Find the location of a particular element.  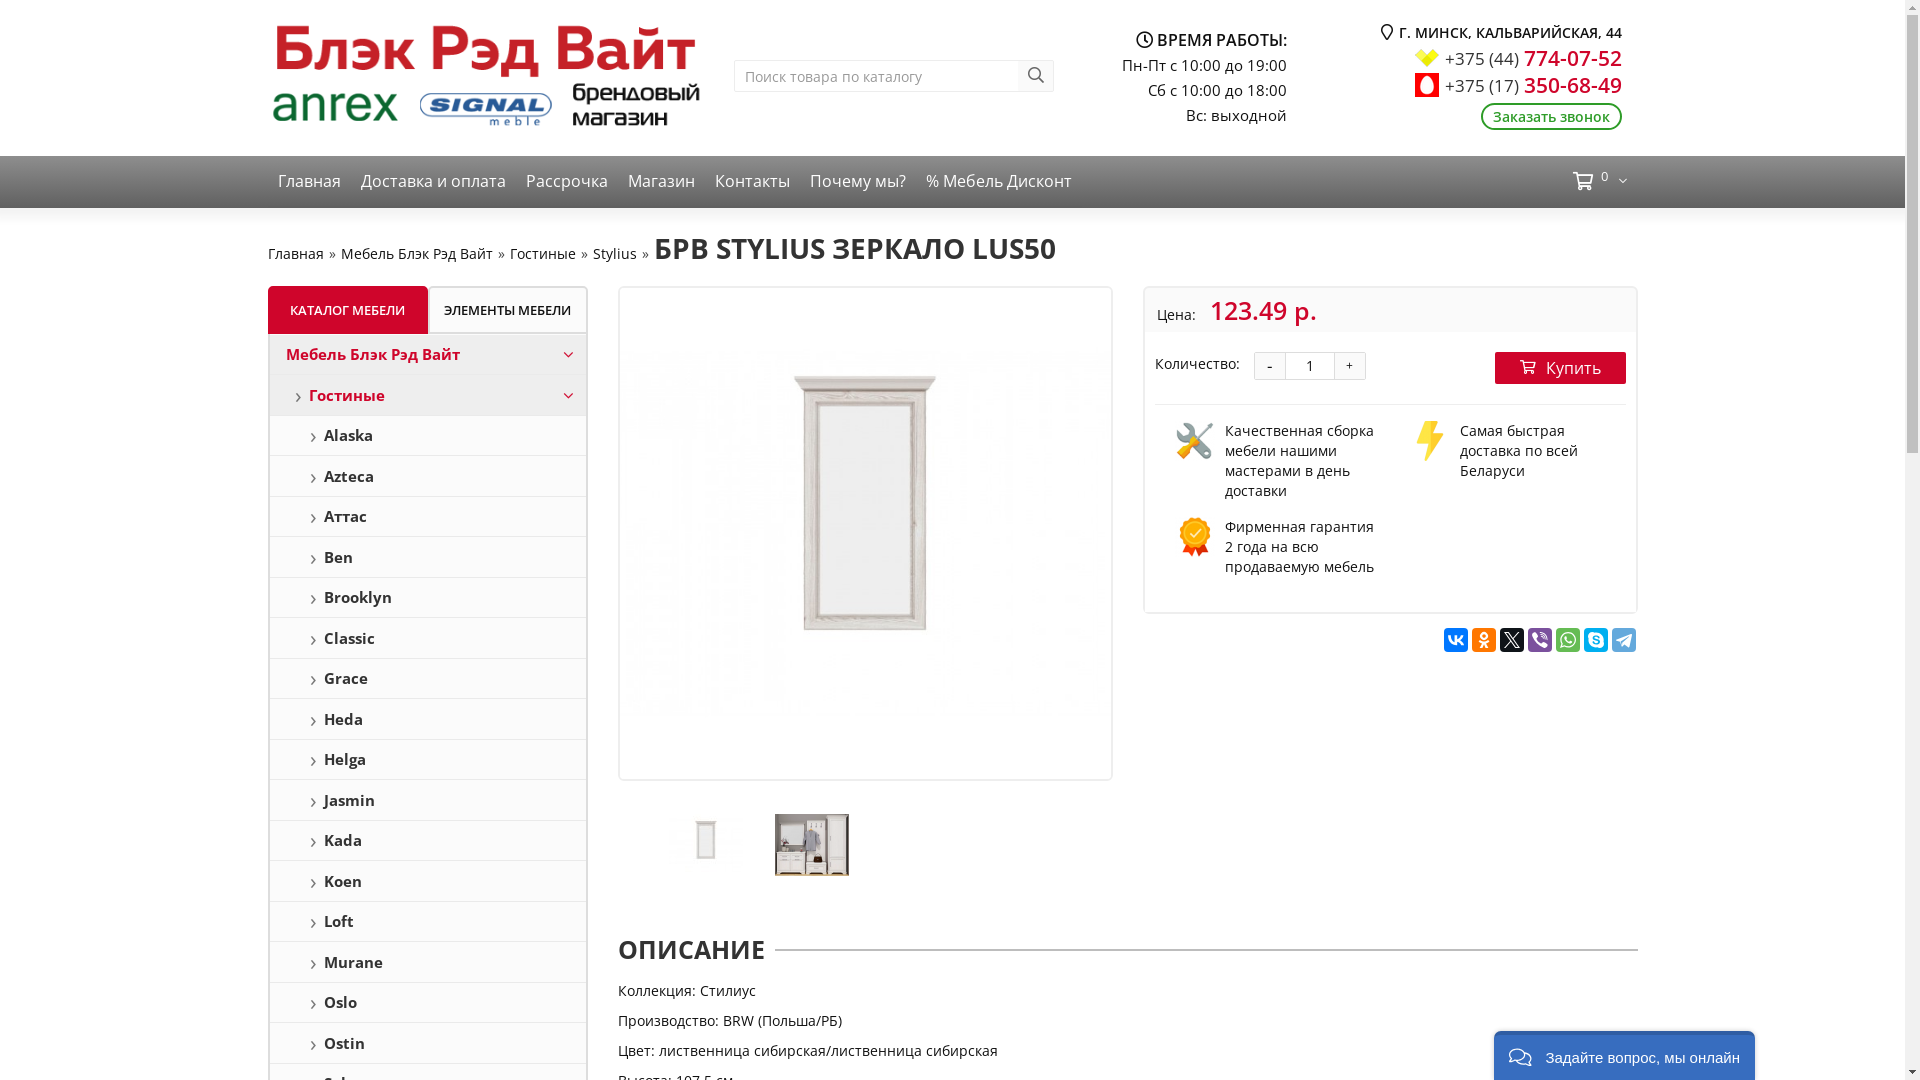

'Telegram' is located at coordinates (1623, 640).